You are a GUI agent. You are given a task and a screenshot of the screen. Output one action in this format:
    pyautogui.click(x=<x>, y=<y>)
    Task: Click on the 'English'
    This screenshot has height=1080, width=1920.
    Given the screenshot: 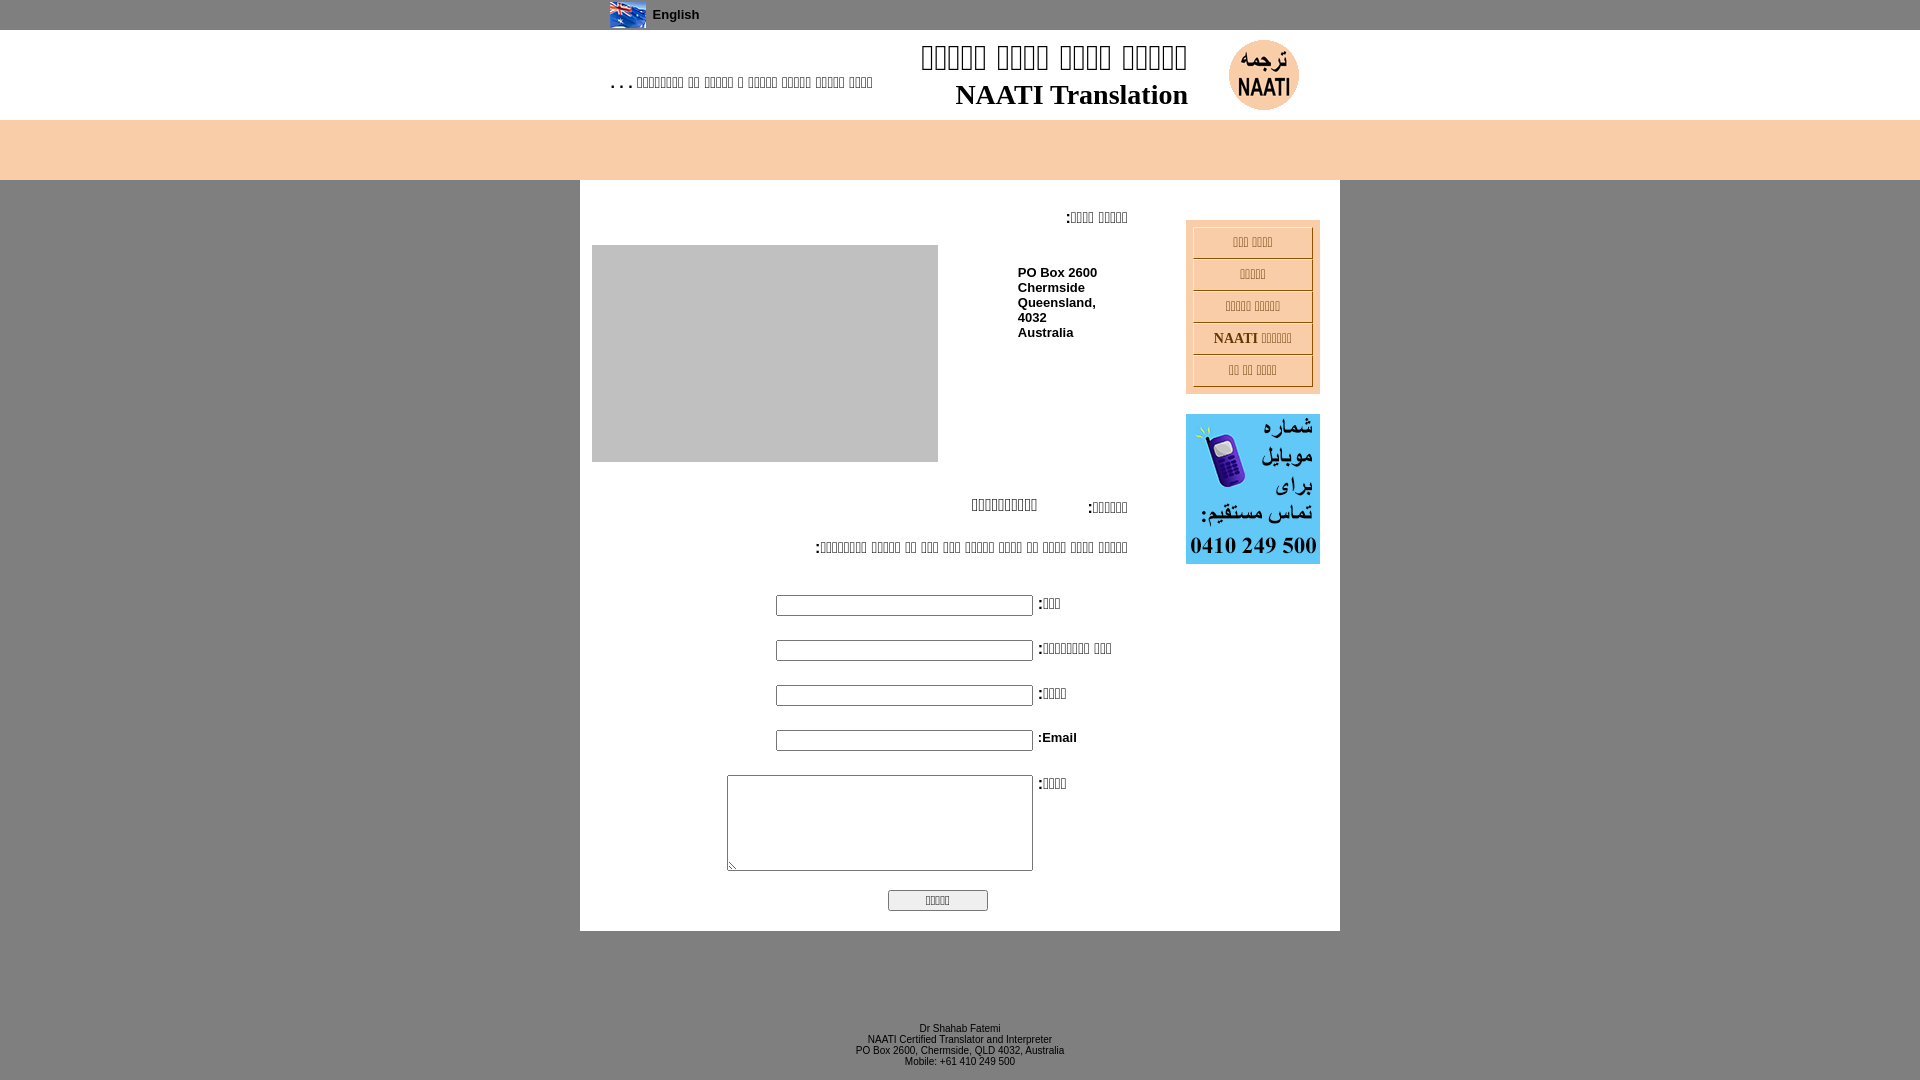 What is the action you would take?
    pyautogui.click(x=627, y=23)
    